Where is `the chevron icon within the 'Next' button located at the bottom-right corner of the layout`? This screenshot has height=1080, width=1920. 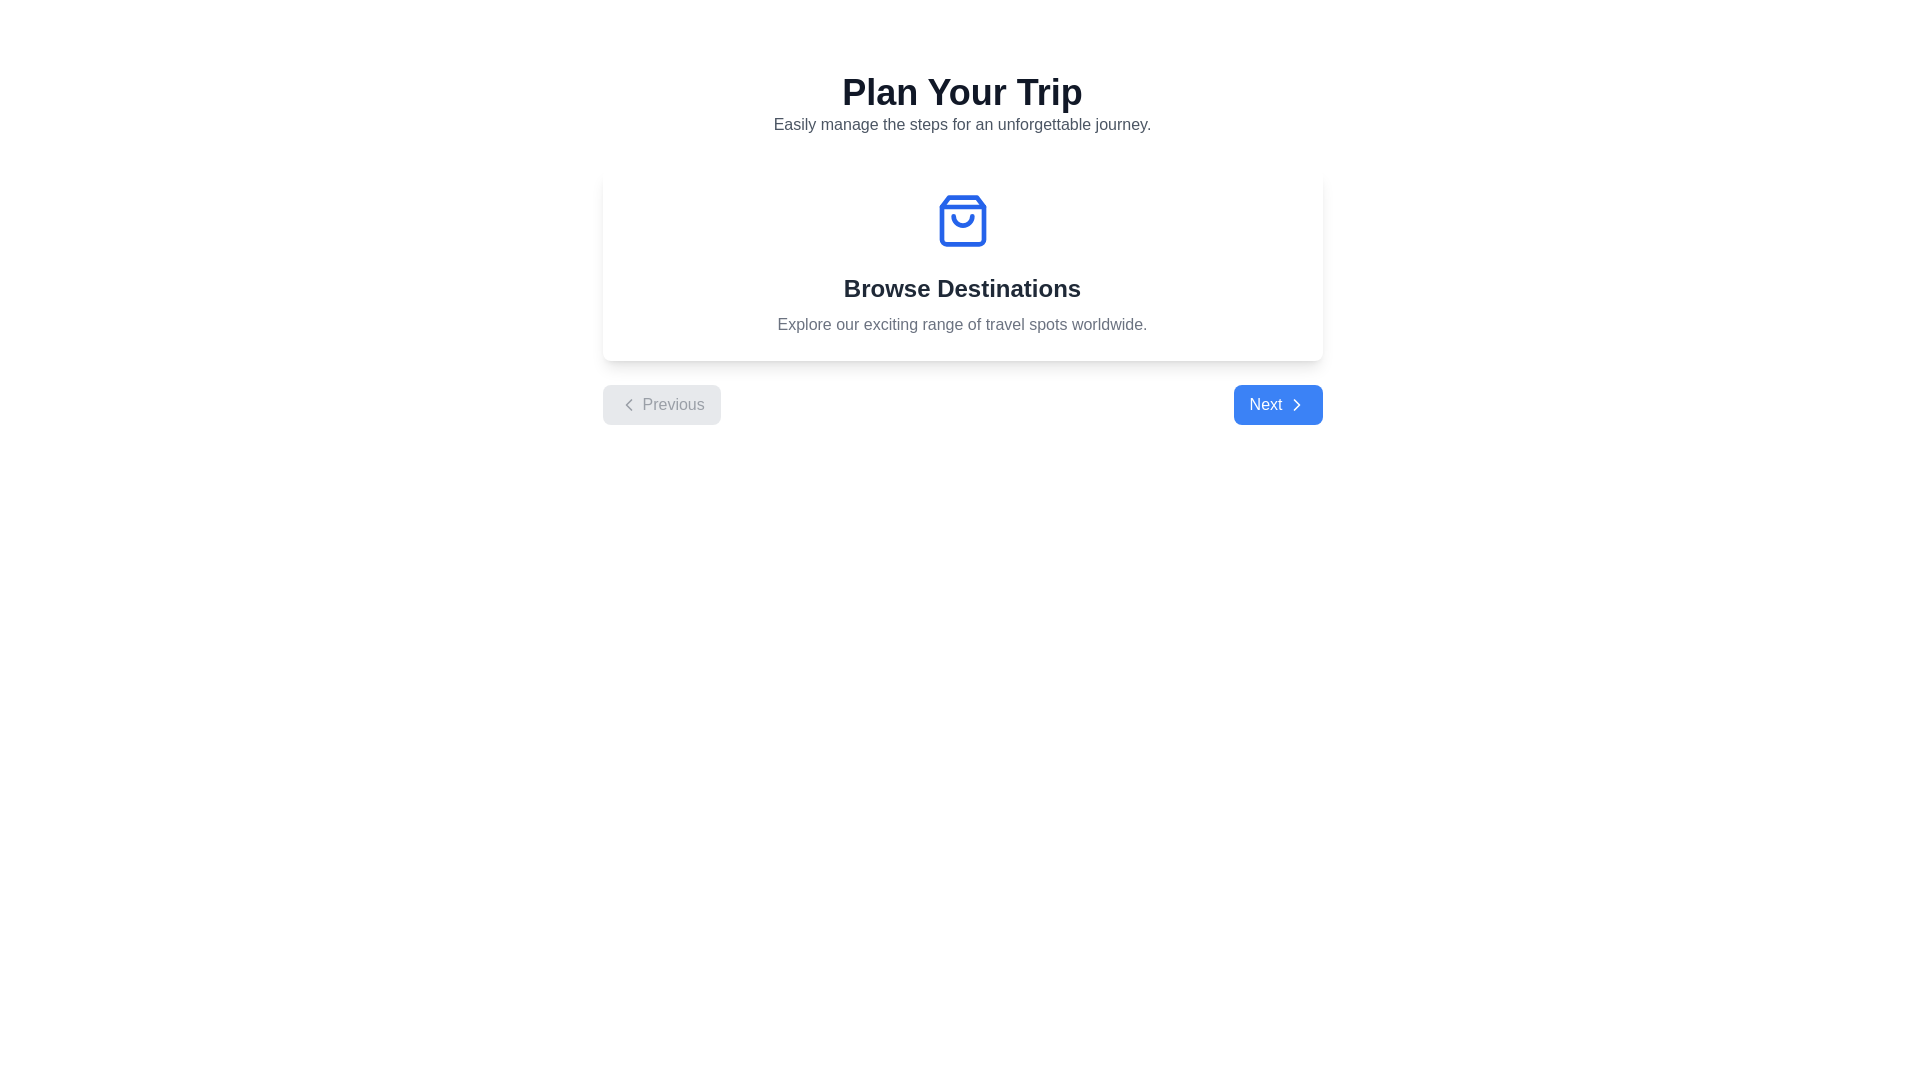
the chevron icon within the 'Next' button located at the bottom-right corner of the layout is located at coordinates (1296, 405).